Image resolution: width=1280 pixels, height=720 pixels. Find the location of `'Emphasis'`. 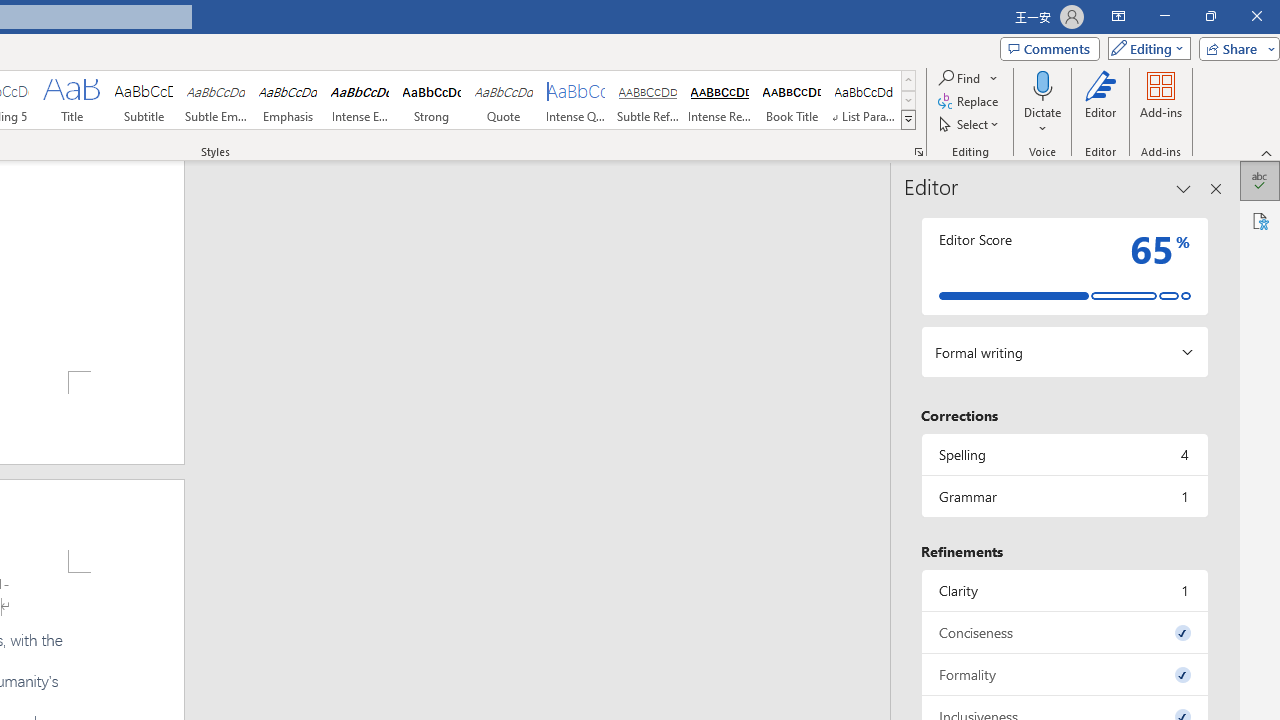

'Emphasis' is located at coordinates (287, 100).